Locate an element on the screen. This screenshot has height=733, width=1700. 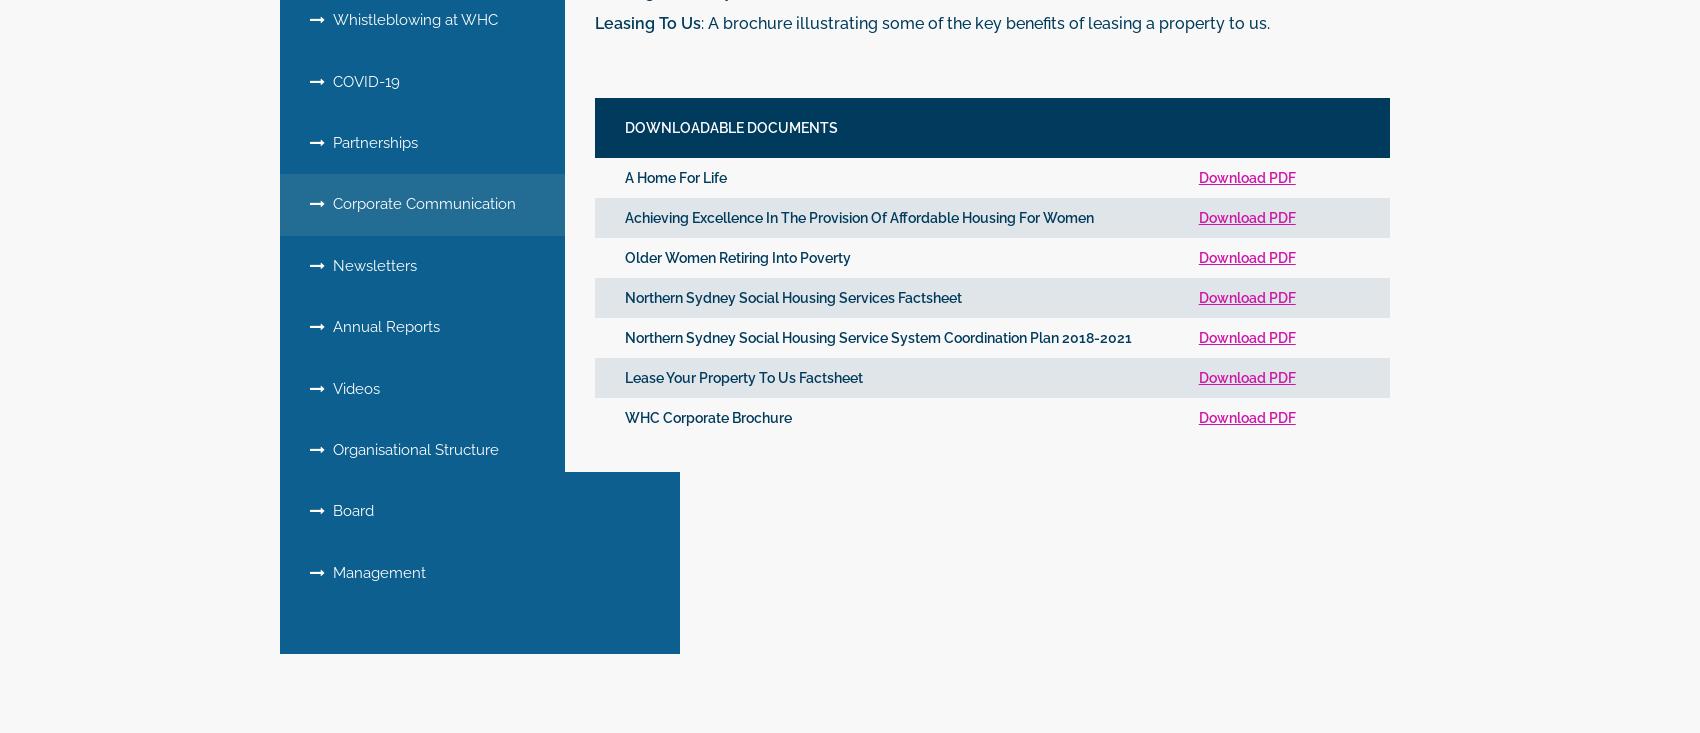
'Northern Sydney Social Housing Service System Coordination Plan 2018-2021' is located at coordinates (878, 336).